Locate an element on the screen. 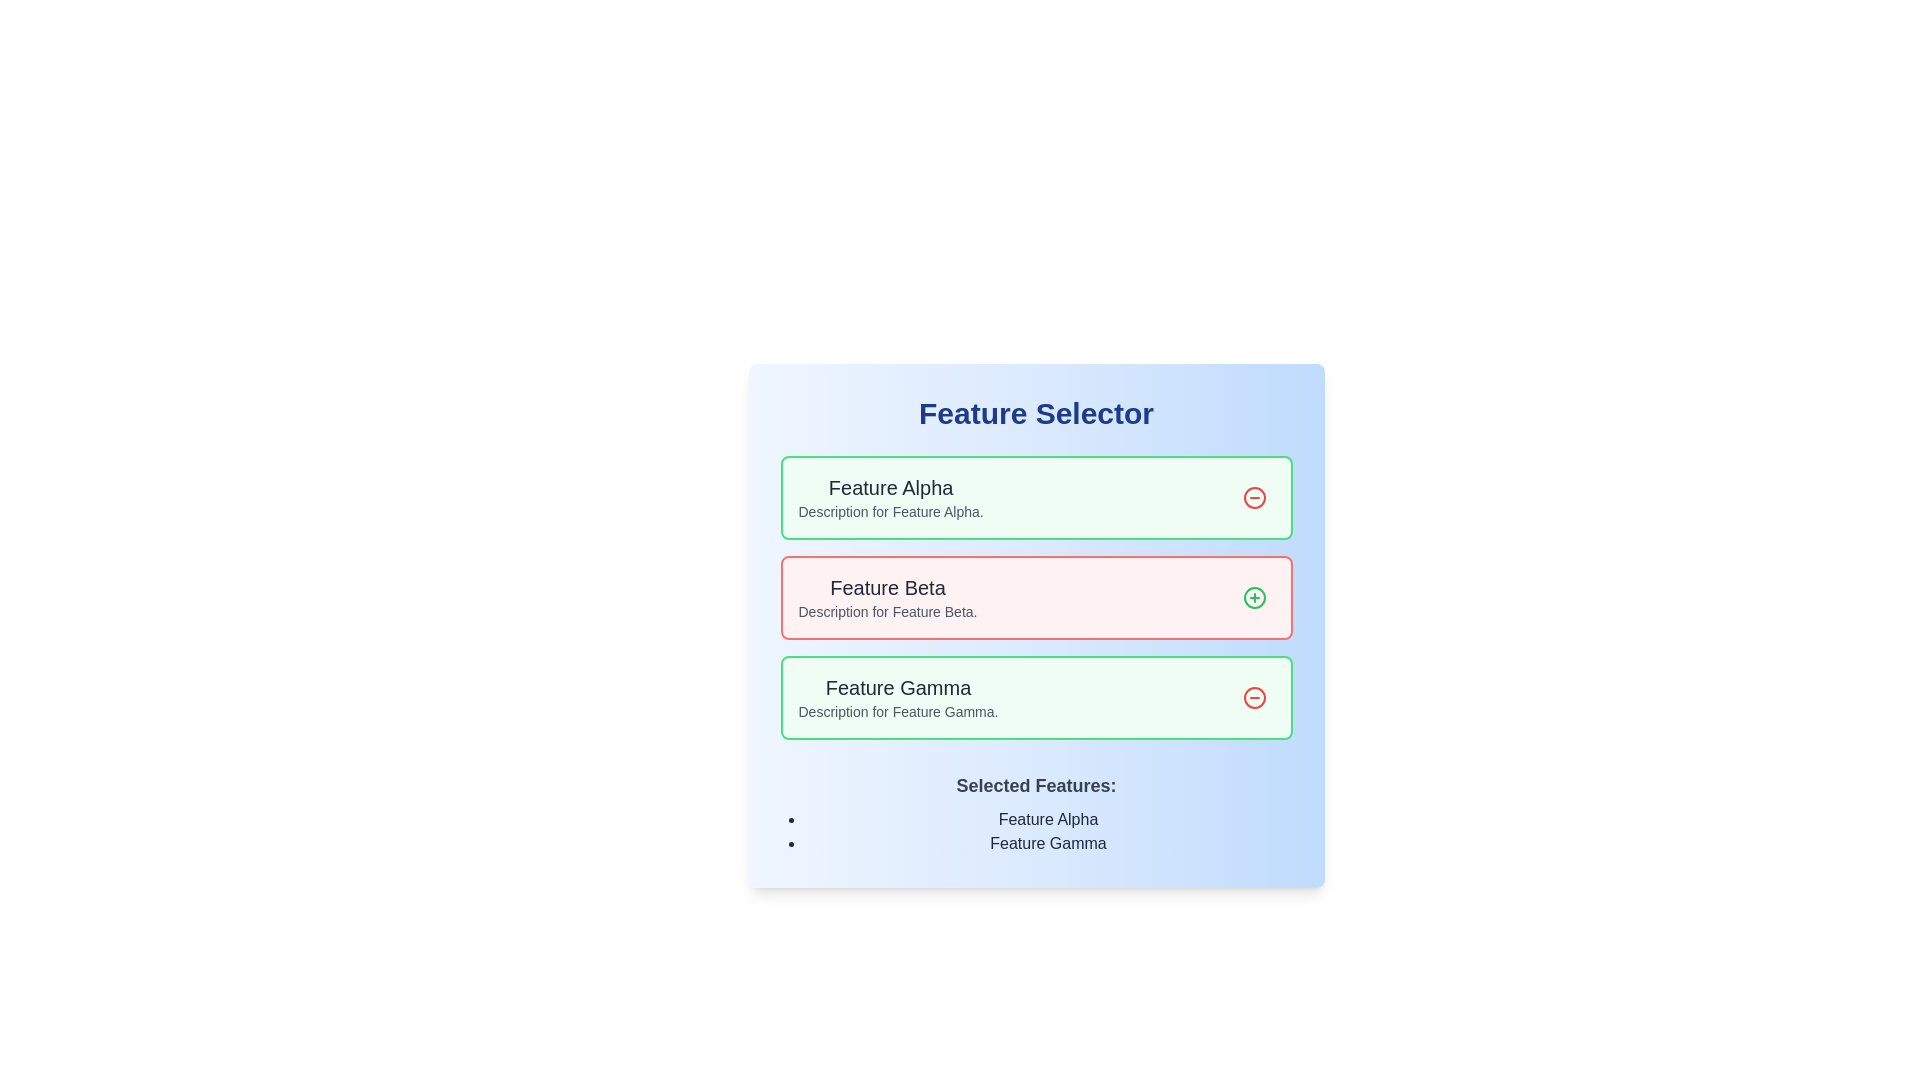 This screenshot has height=1080, width=1920. the Text Label that serves as a header for the list of features, located near the bottom of the layout below the interactive panels labeled 'Feature Alpha,' 'Feature Beta,' and 'Feature Gamma.' is located at coordinates (1036, 785).